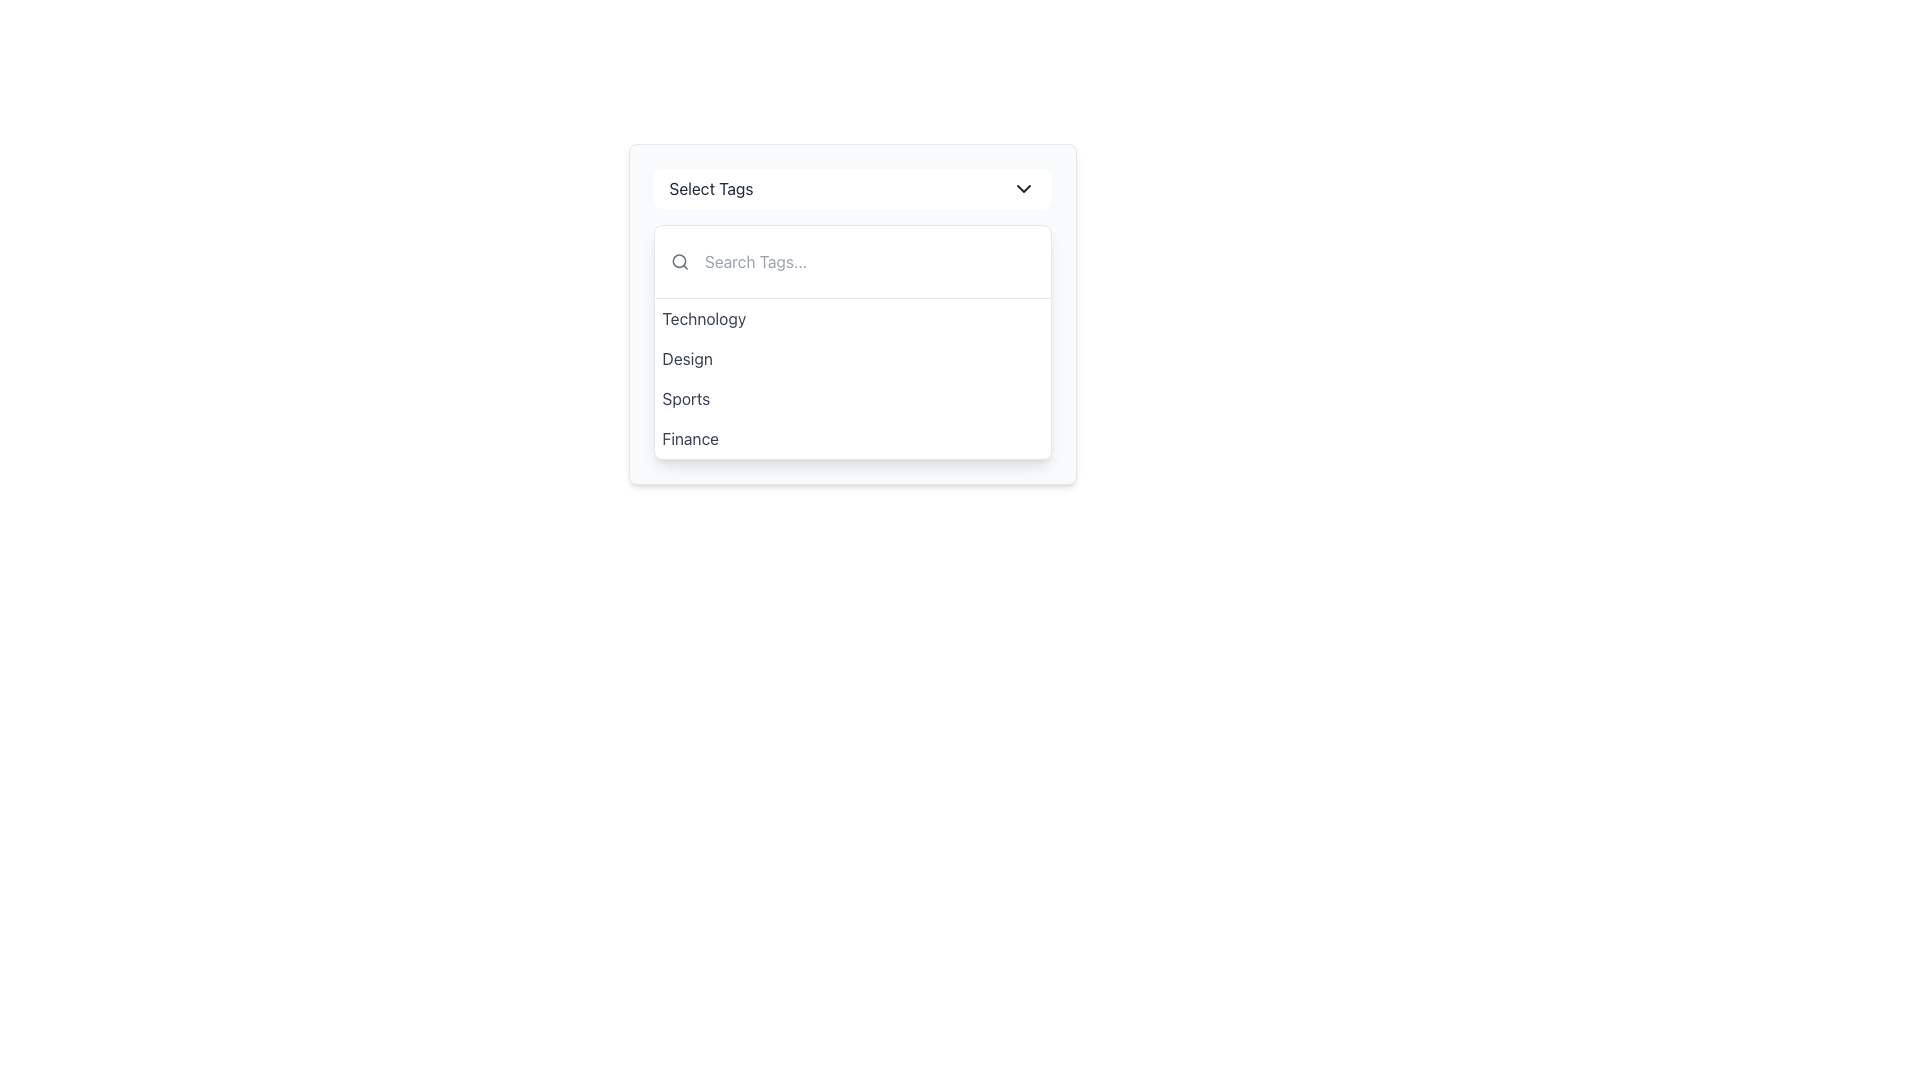 This screenshot has width=1920, height=1080. Describe the element at coordinates (852, 438) in the screenshot. I see `the fourth item in the dropdown menu representing the 'Finance' category` at that location.